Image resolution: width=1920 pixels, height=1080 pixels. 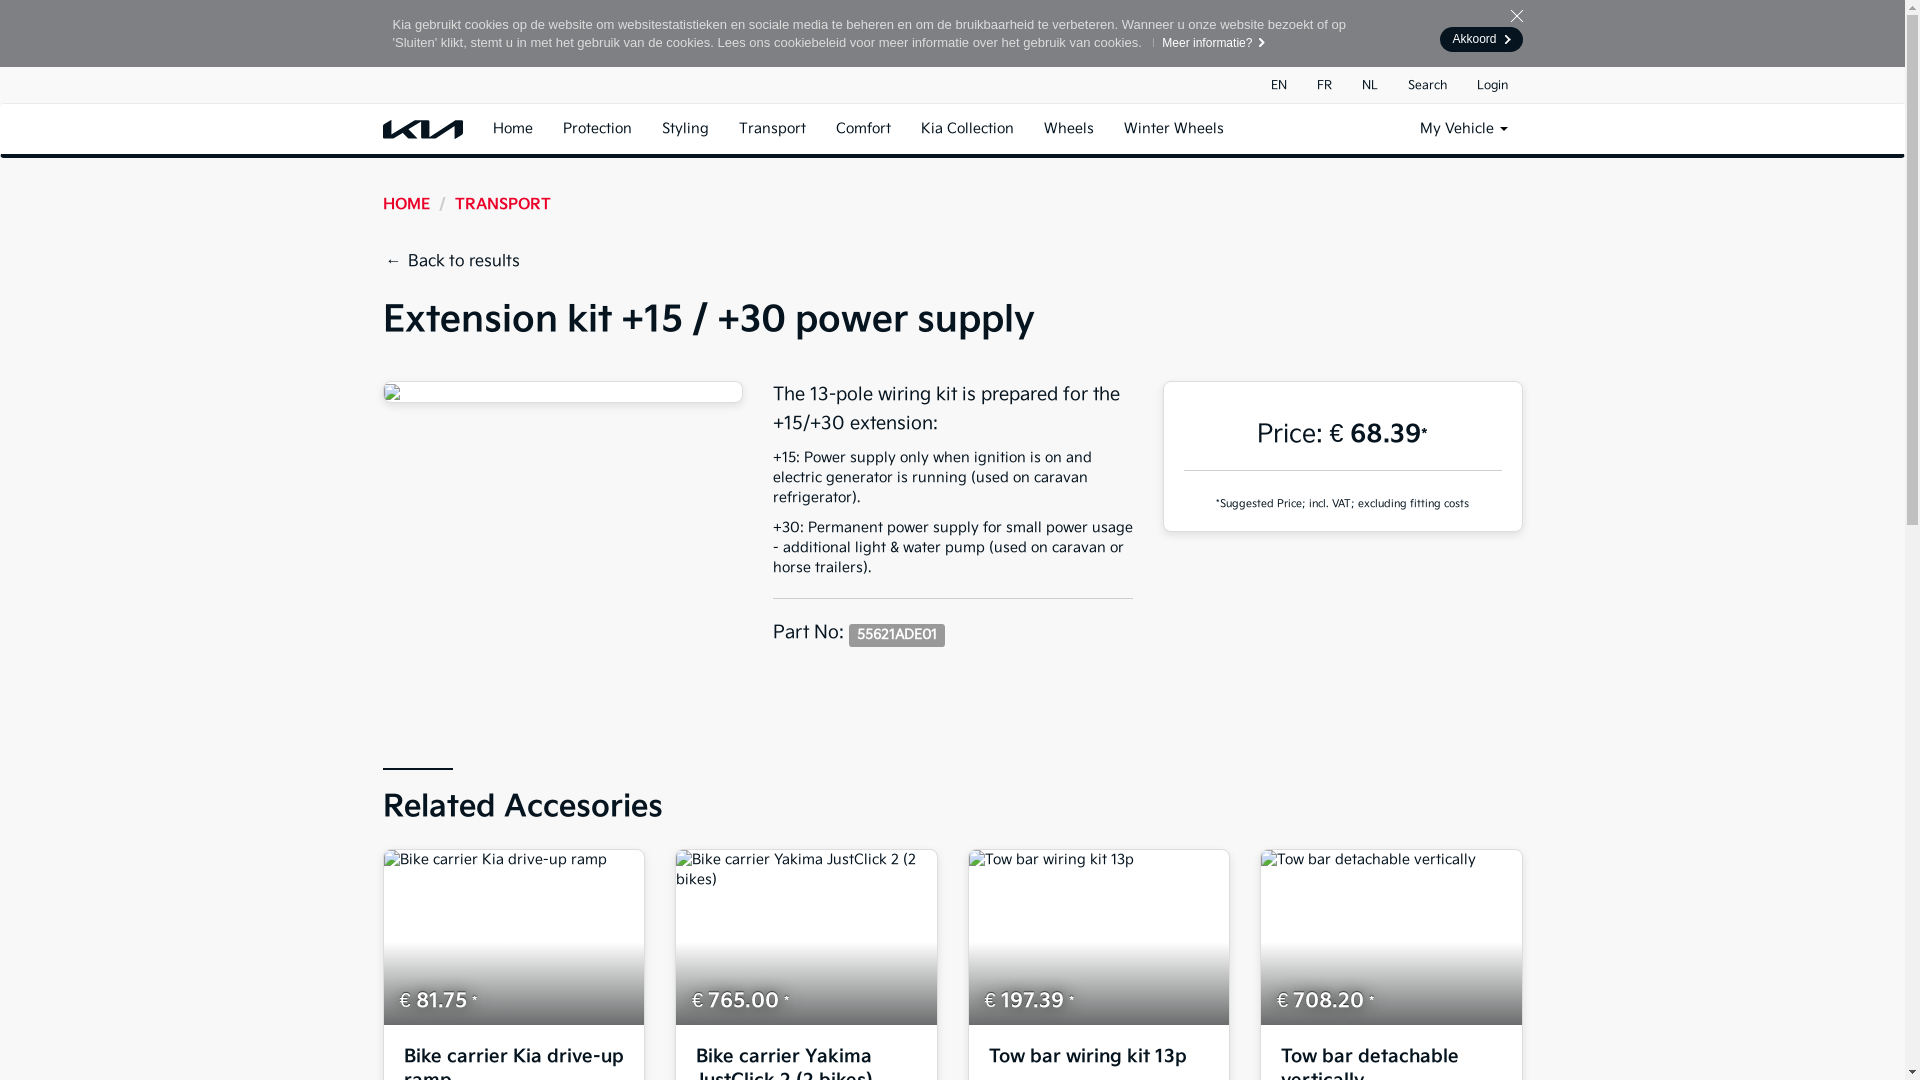 I want to click on 'EN', so click(x=1277, y=84).